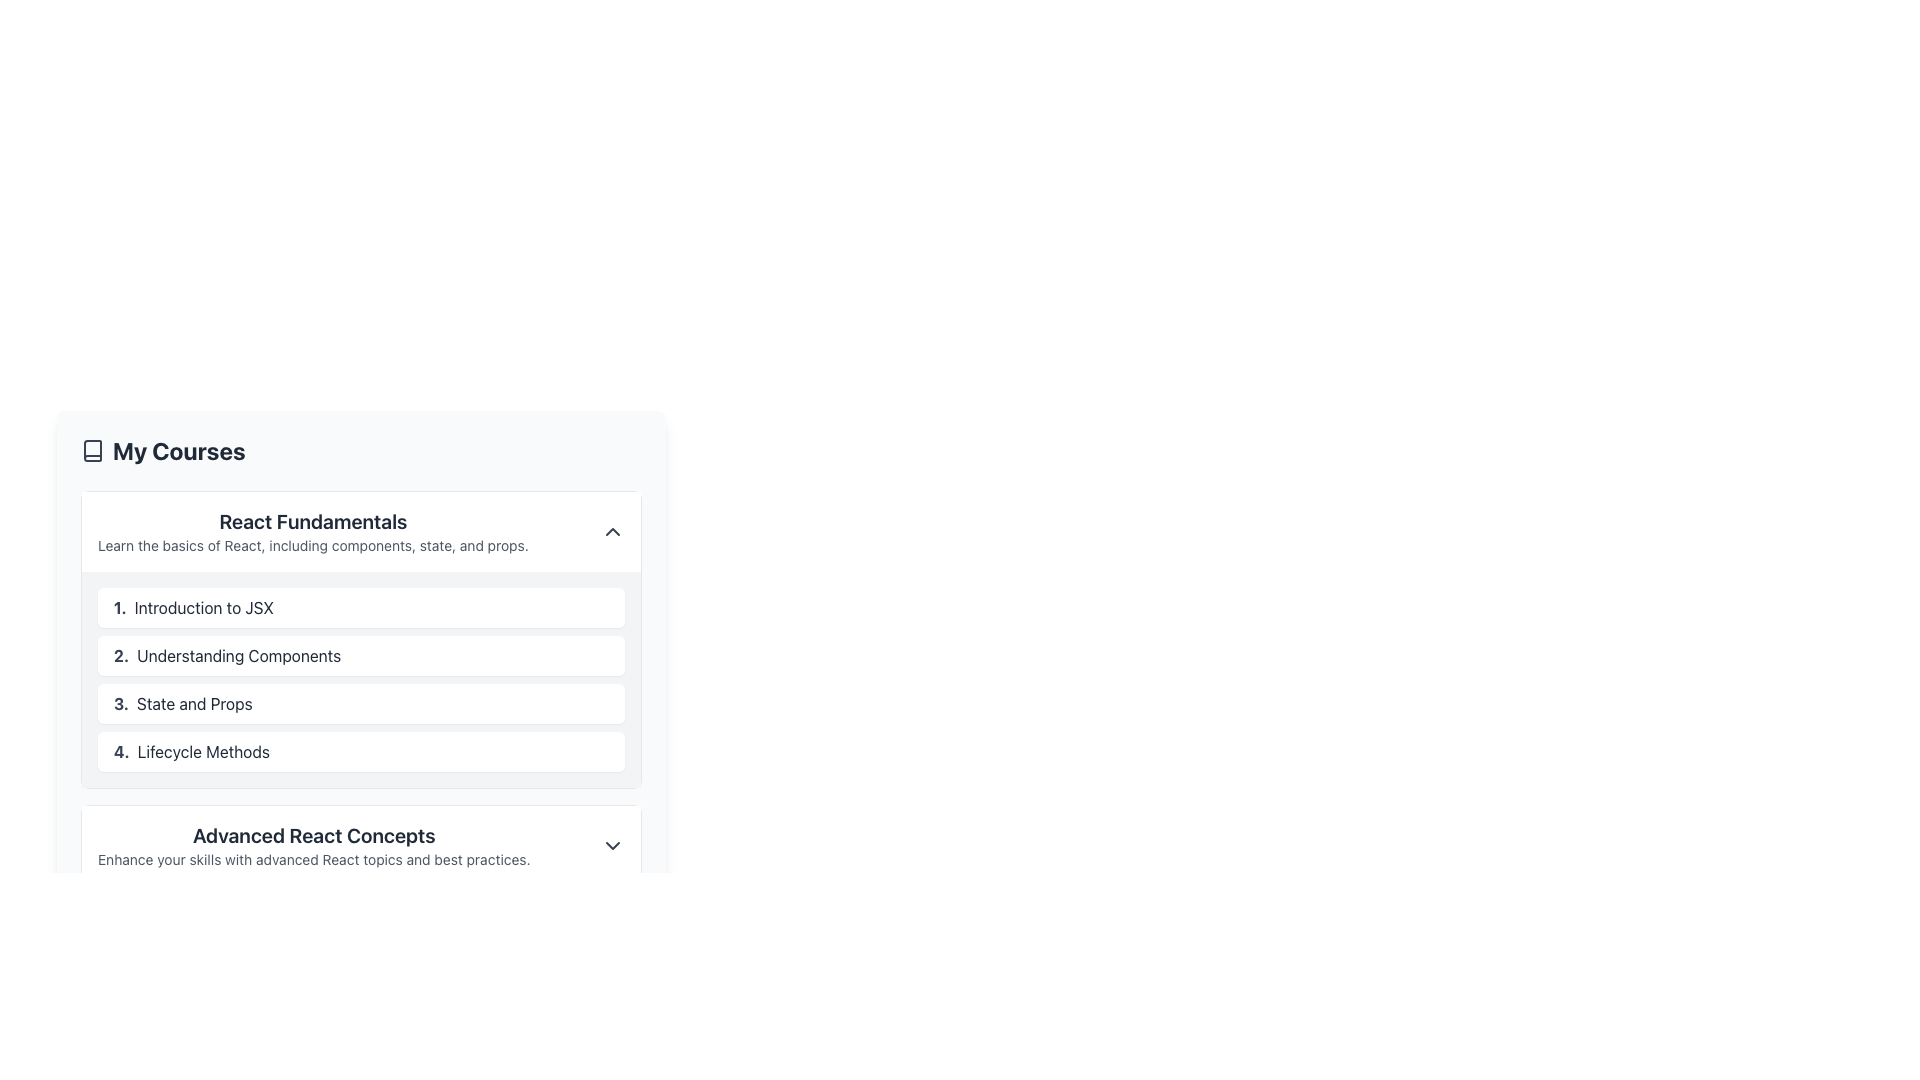 The height and width of the screenshot is (1080, 1920). What do you see at coordinates (361, 845) in the screenshot?
I see `the 'Advanced React Concepts' expandable list item at the bottom of the 'My Courses' panel` at bounding box center [361, 845].